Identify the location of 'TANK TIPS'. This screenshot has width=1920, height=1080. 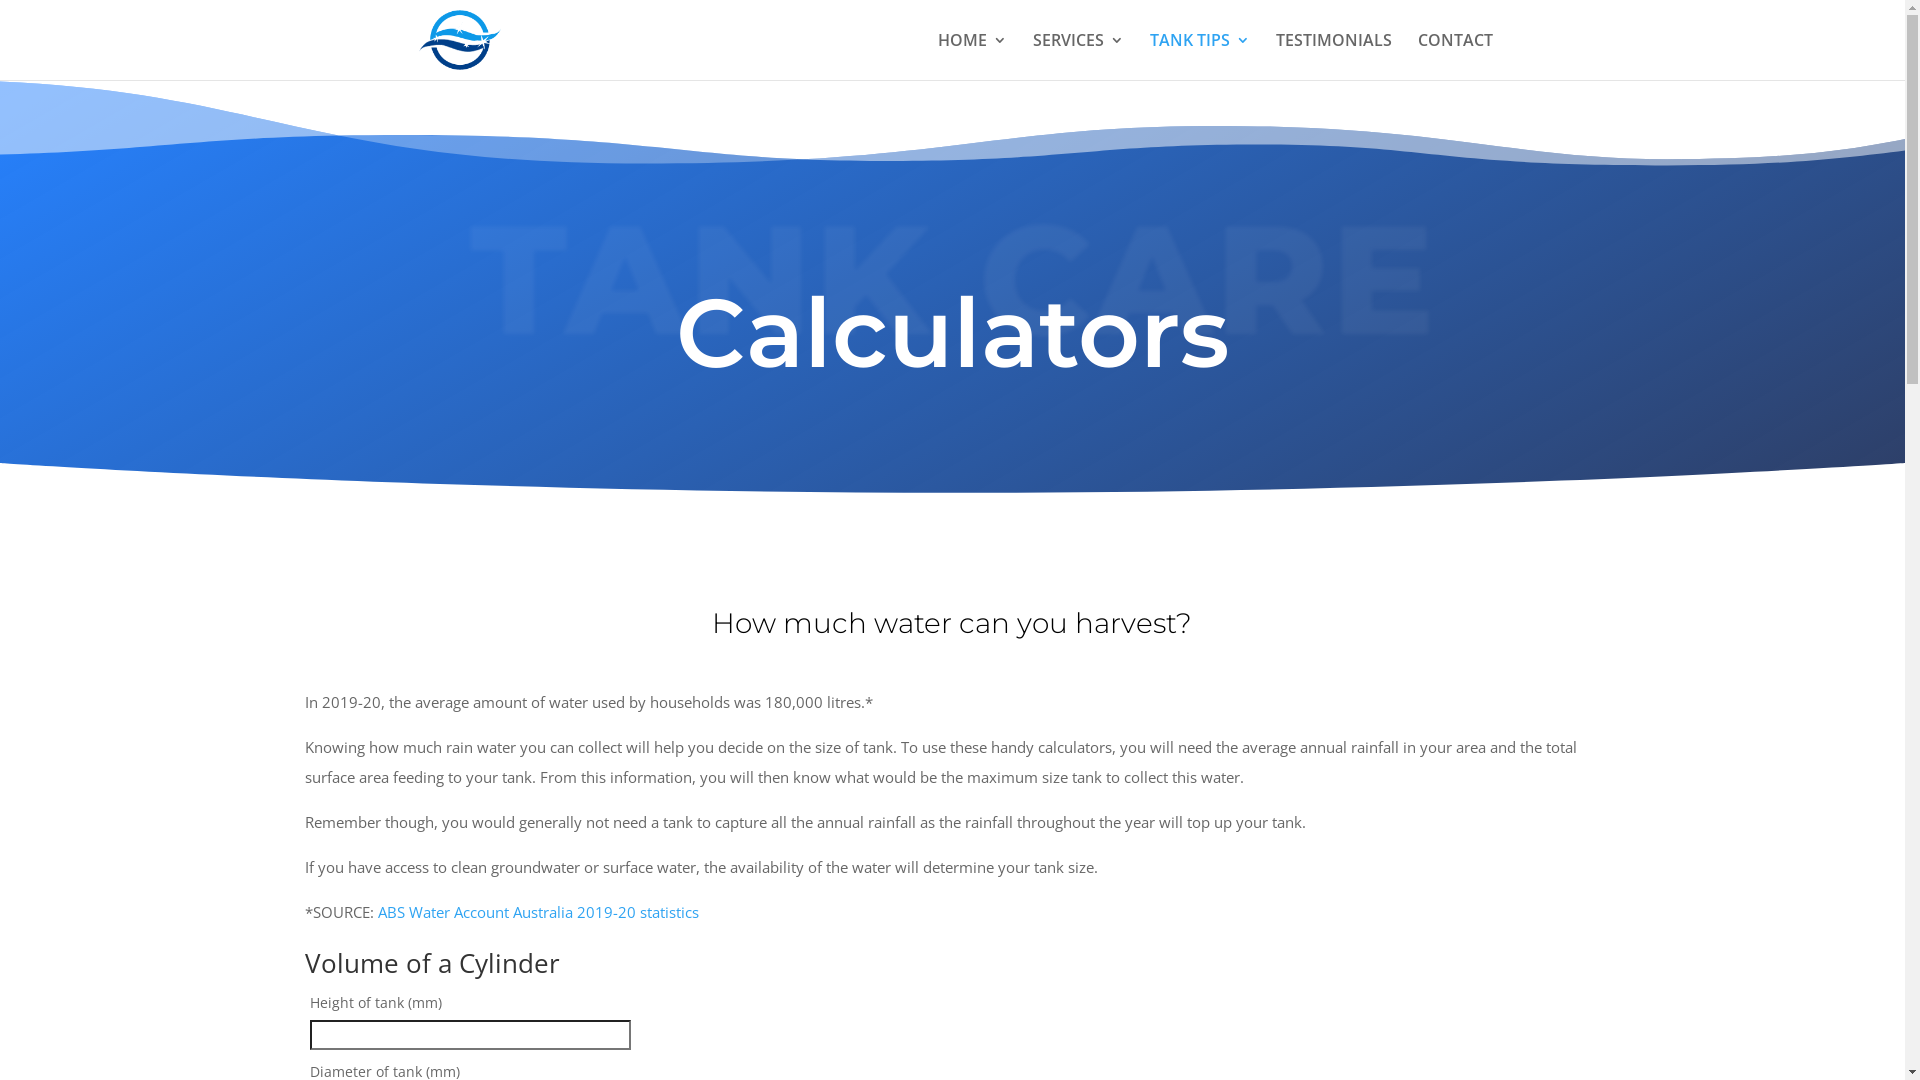
(1200, 55).